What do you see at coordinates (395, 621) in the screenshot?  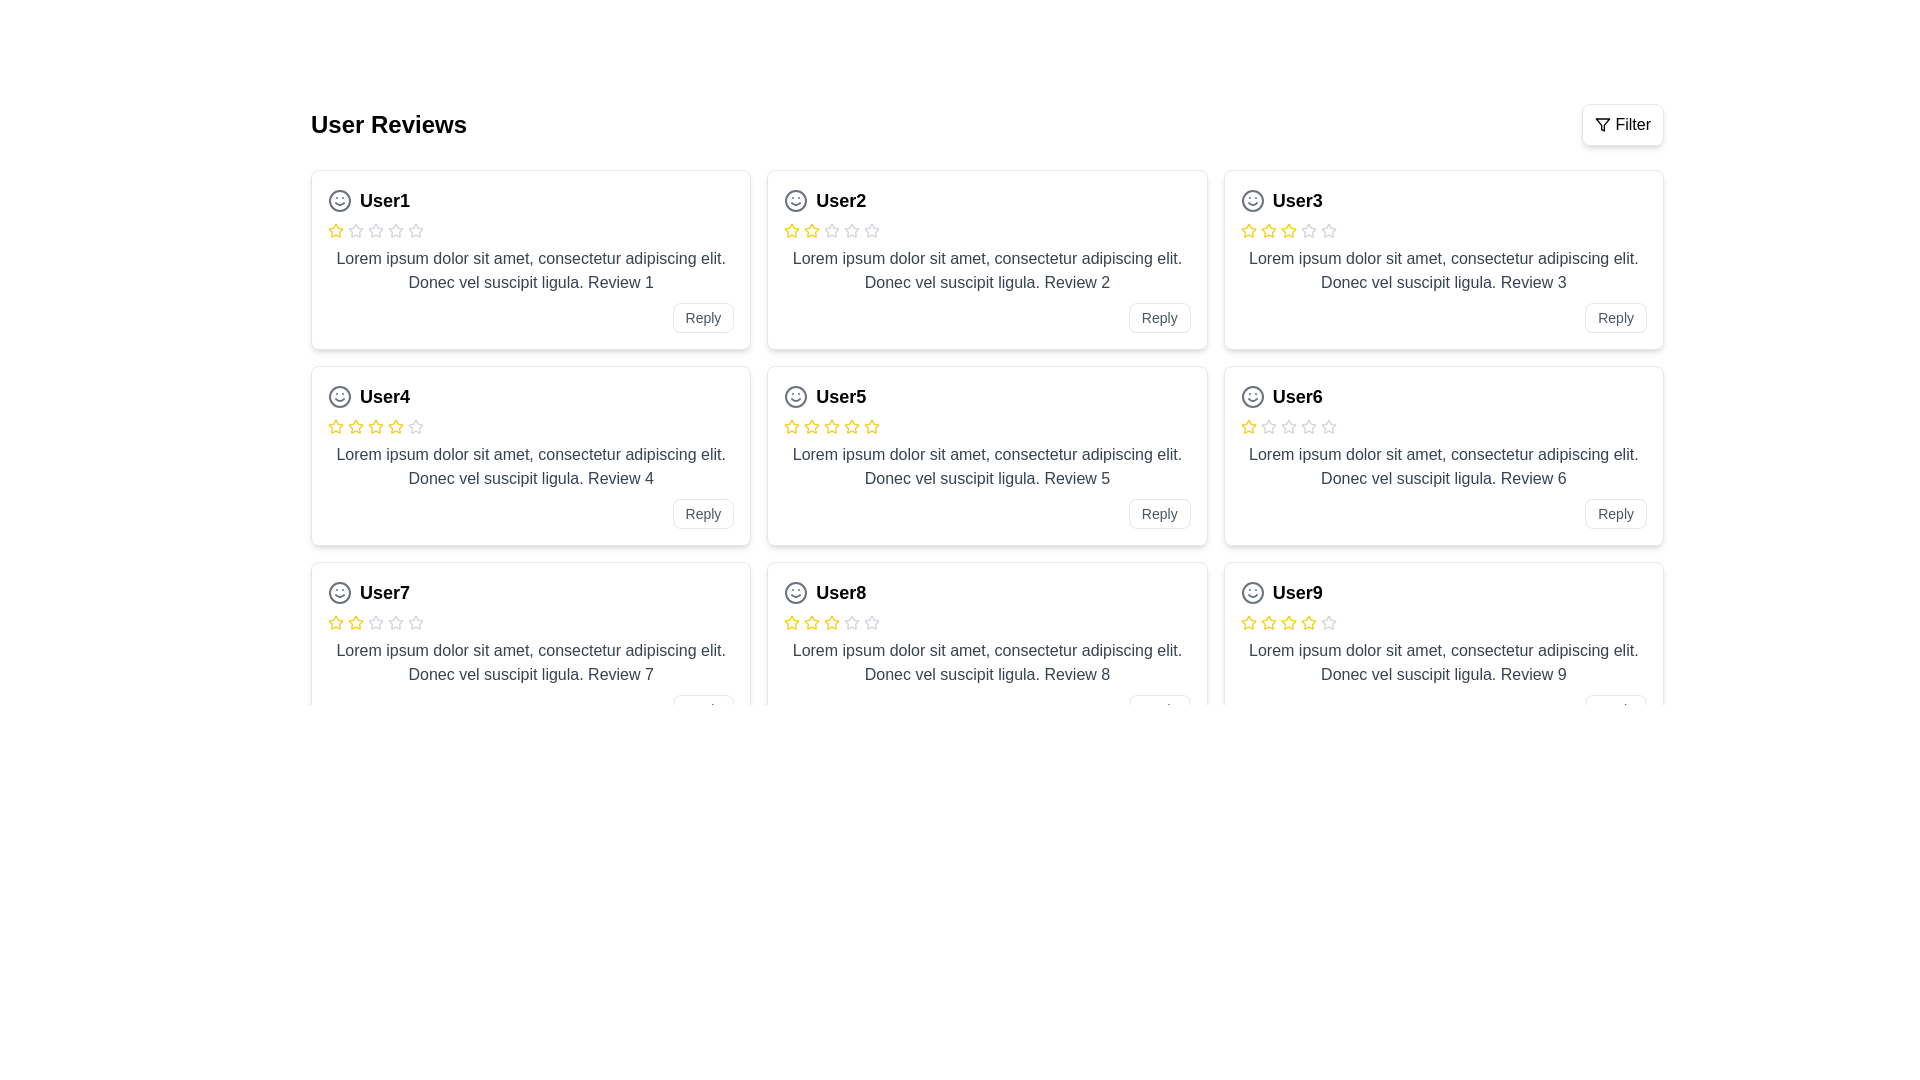 I see `the graphical star icon with an outlined shape and gray coloring, located within the fourth star in the rating row under 'User7's review card` at bounding box center [395, 621].